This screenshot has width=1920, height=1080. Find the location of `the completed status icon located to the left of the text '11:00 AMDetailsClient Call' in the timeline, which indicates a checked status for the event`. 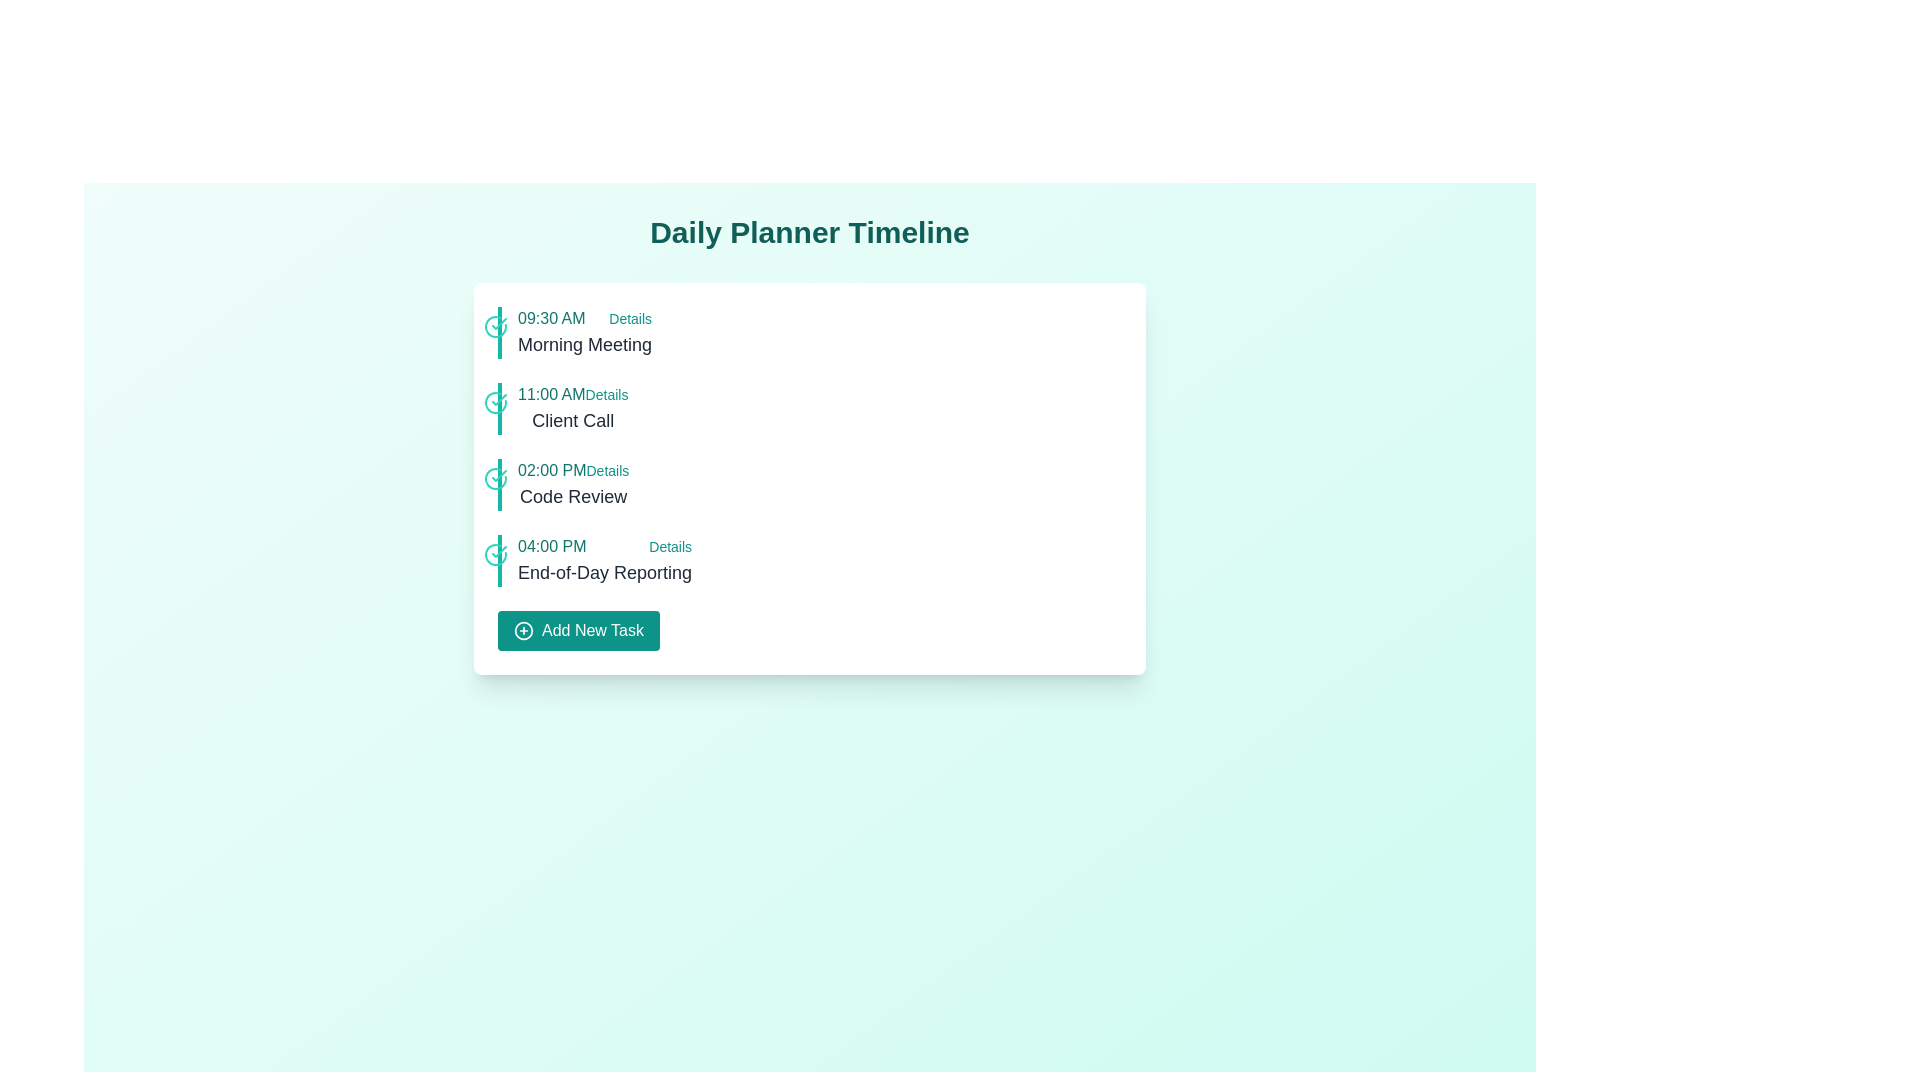

the completed status icon located to the left of the text '11:00 AMDetailsClient Call' in the timeline, which indicates a checked status for the event is located at coordinates (495, 402).